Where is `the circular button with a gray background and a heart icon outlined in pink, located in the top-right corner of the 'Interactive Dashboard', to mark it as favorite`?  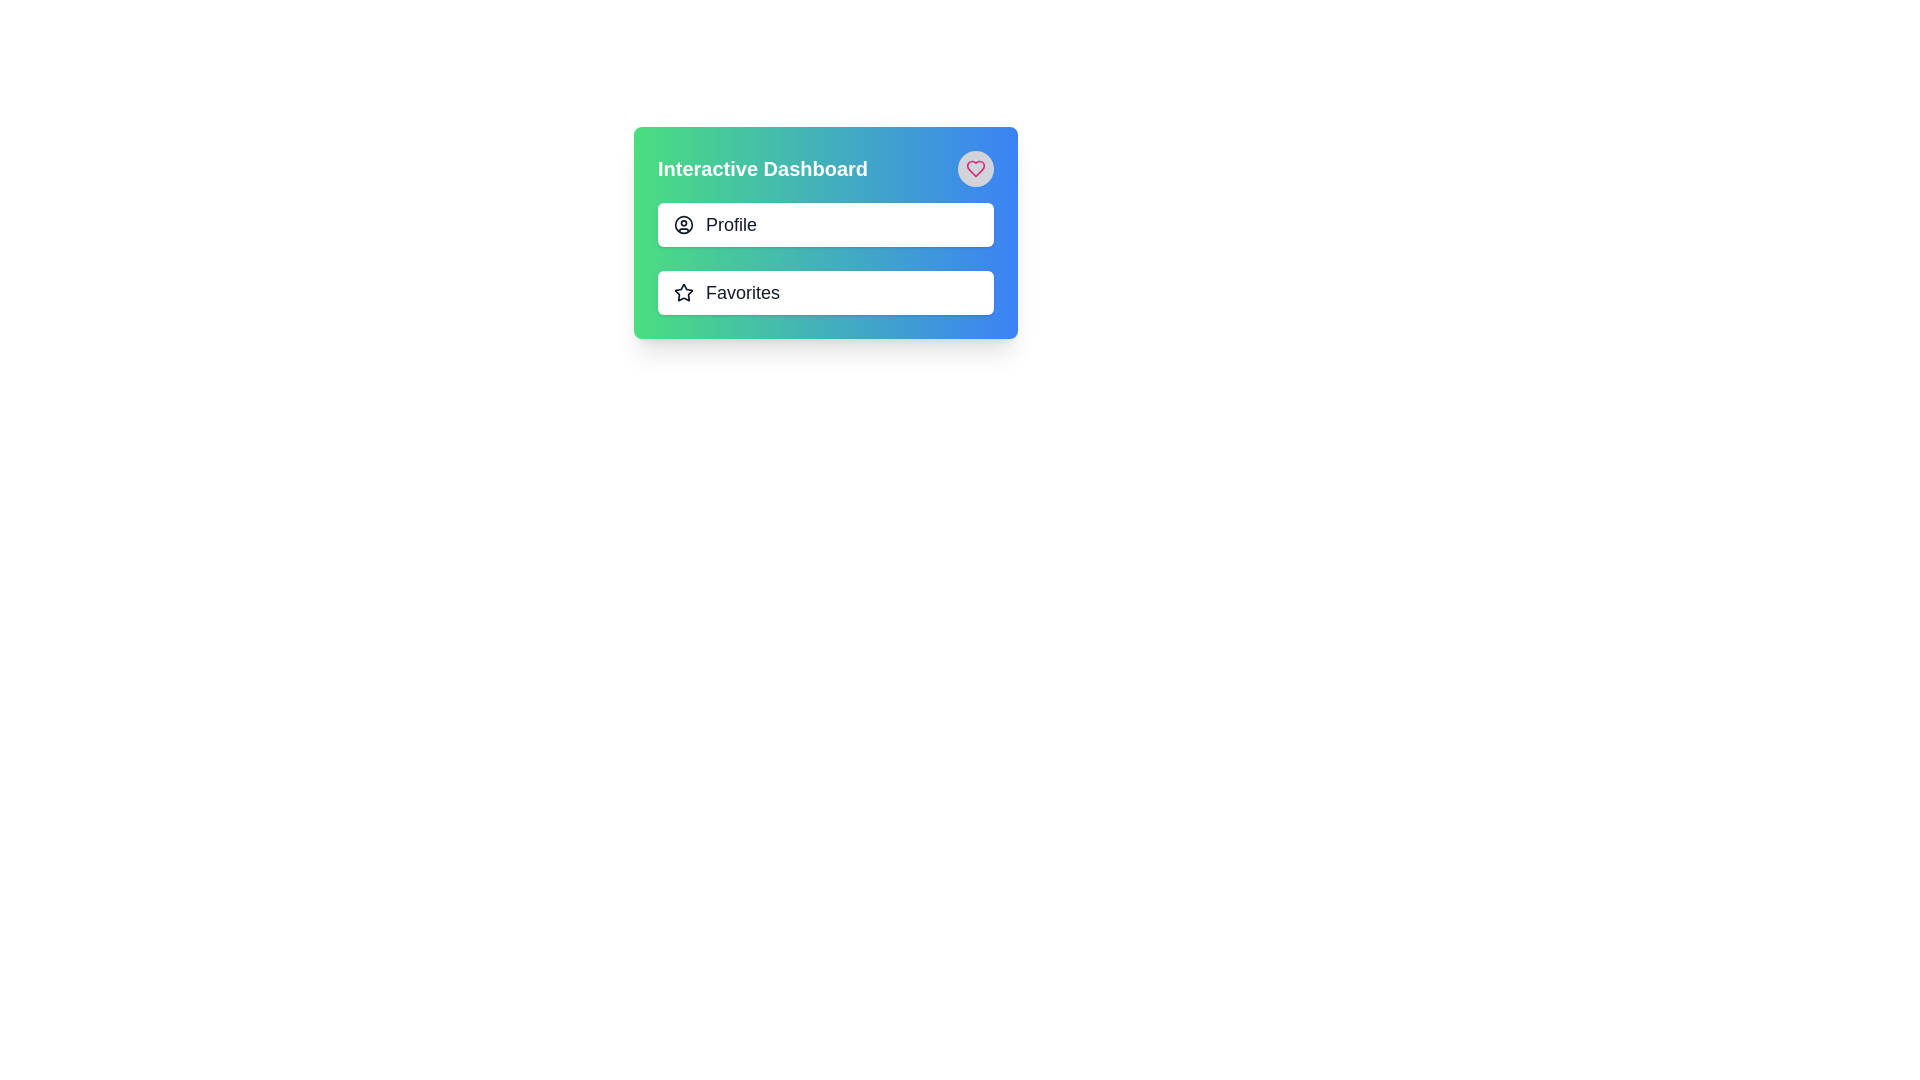
the circular button with a gray background and a heart icon outlined in pink, located in the top-right corner of the 'Interactive Dashboard', to mark it as favorite is located at coordinates (975, 168).